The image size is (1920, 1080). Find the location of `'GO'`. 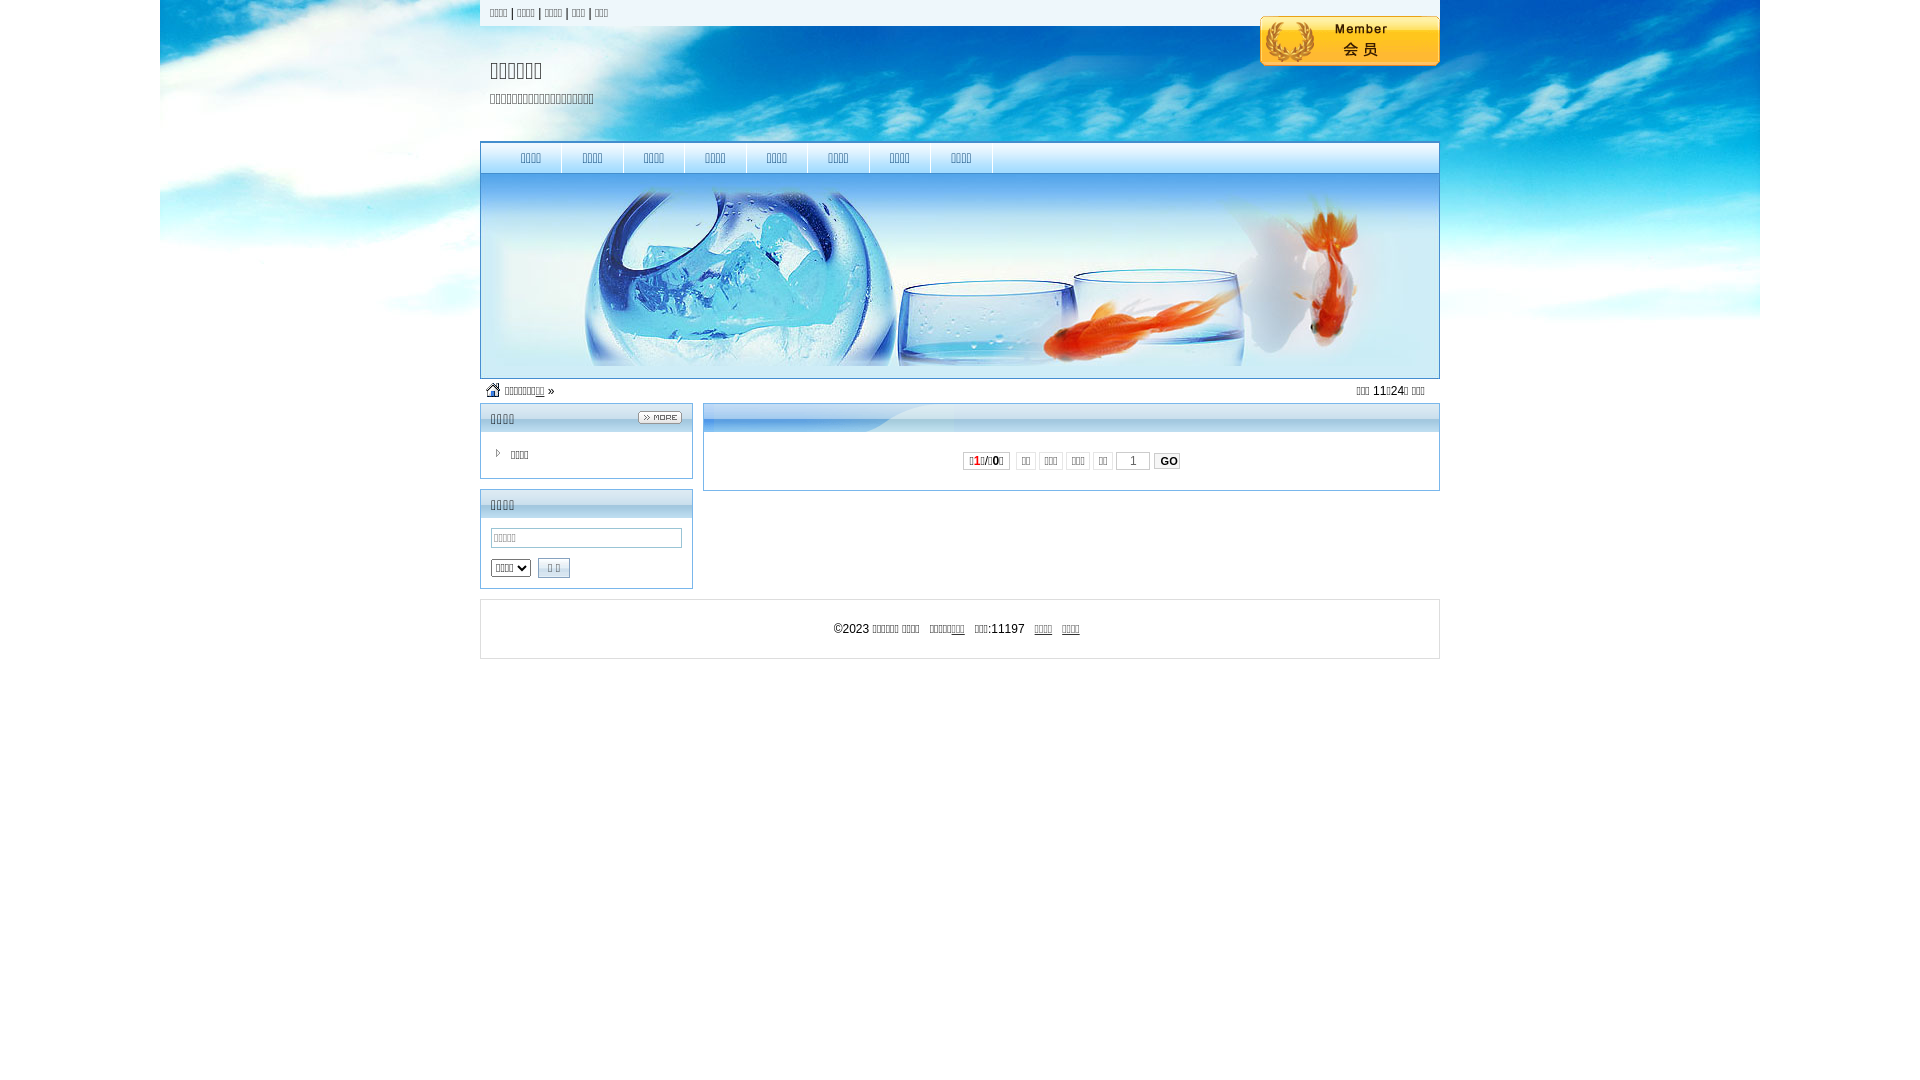

'GO' is located at coordinates (1166, 461).